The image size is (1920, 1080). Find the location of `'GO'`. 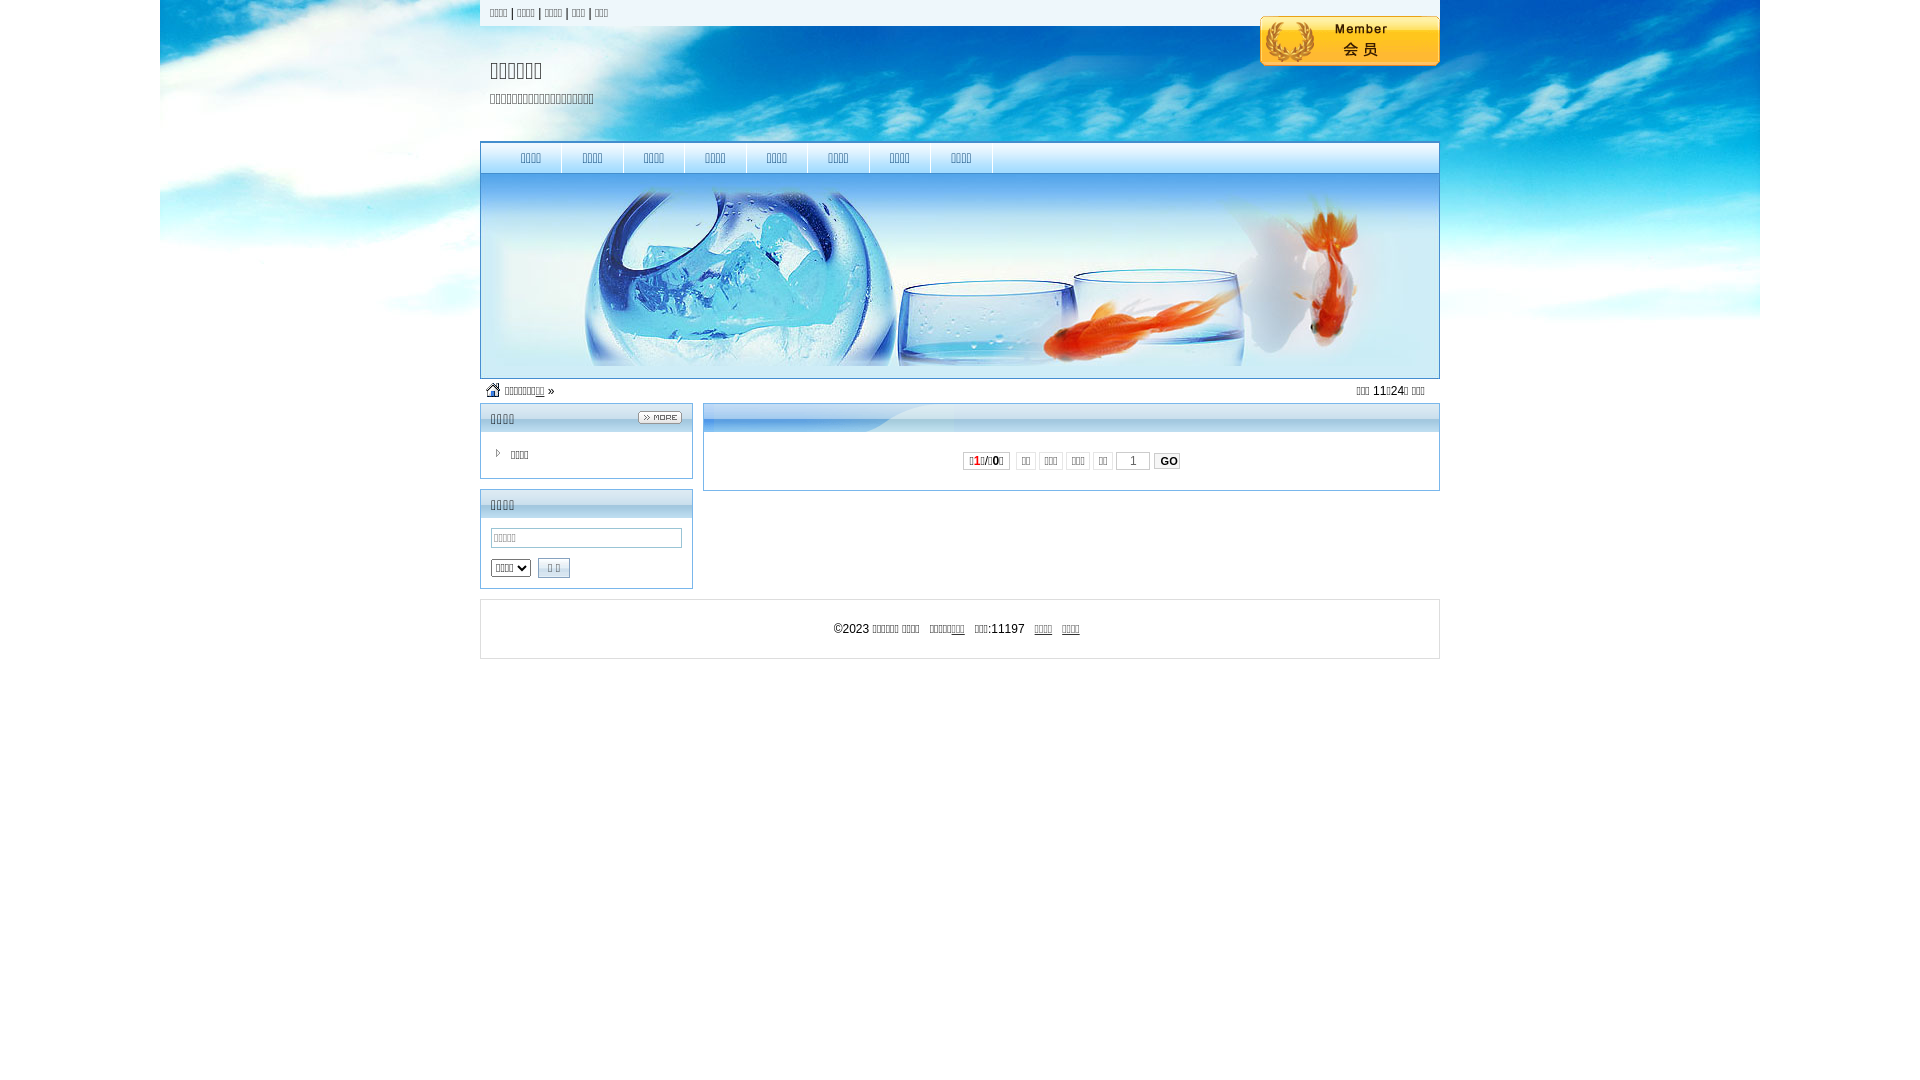

'GO' is located at coordinates (1166, 461).